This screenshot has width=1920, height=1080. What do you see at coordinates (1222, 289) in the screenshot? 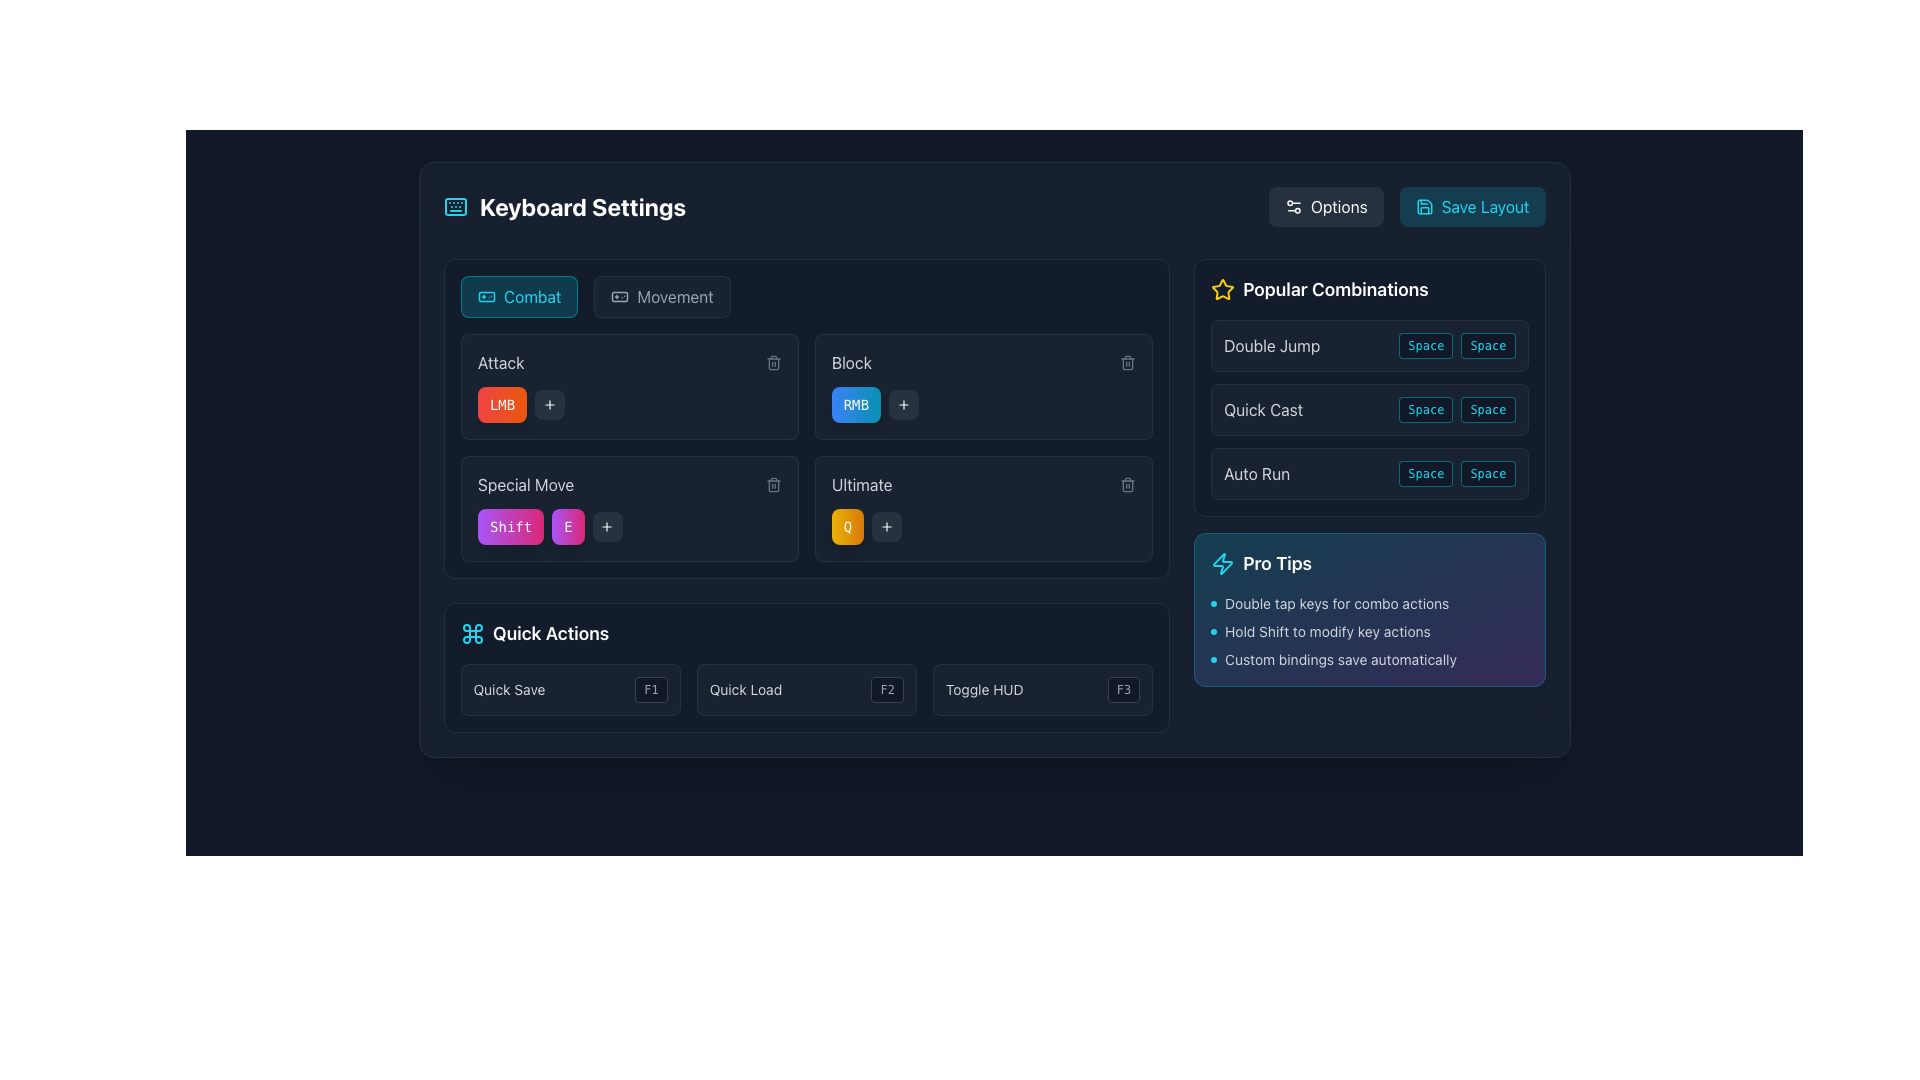
I see `the outlined star icon representing the 'Popular Combinations' section header located at the top-right corner of the interface` at bounding box center [1222, 289].